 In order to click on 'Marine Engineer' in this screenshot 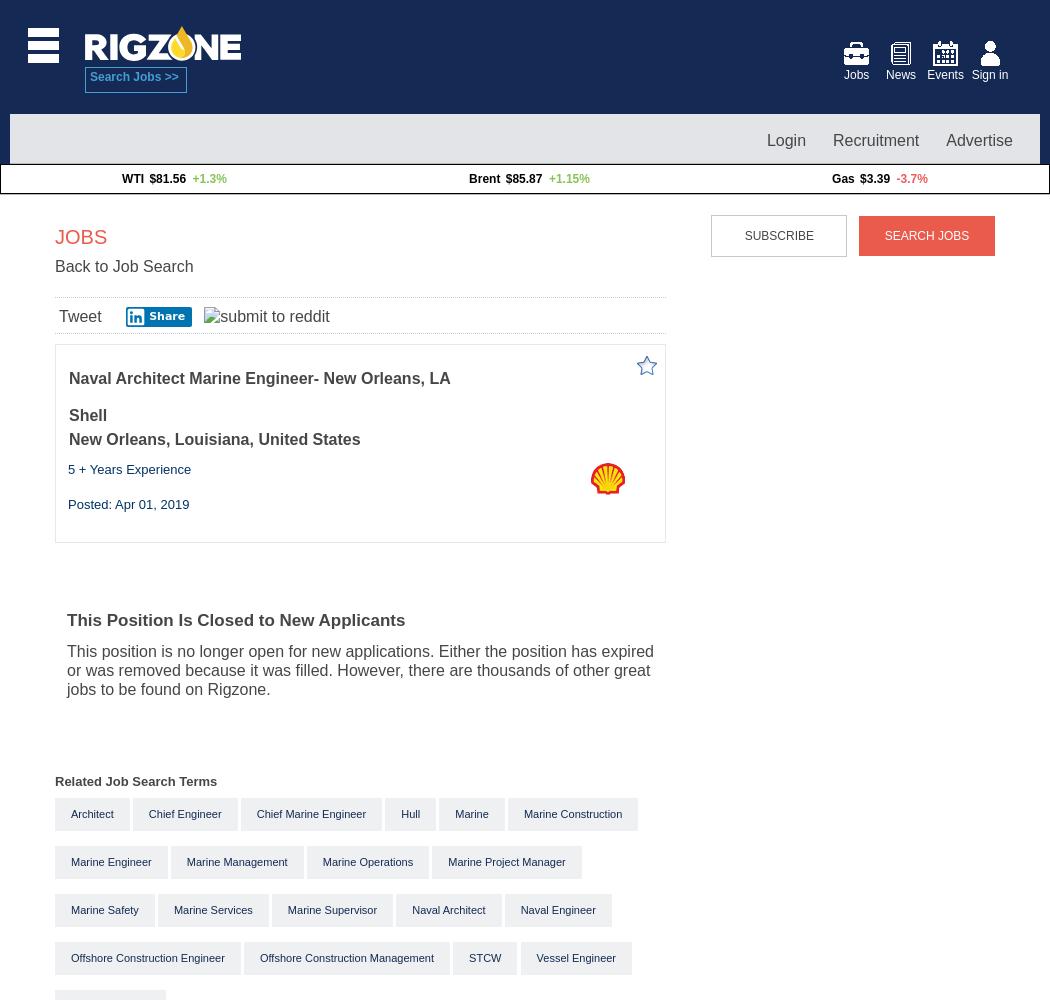, I will do `click(69, 860)`.